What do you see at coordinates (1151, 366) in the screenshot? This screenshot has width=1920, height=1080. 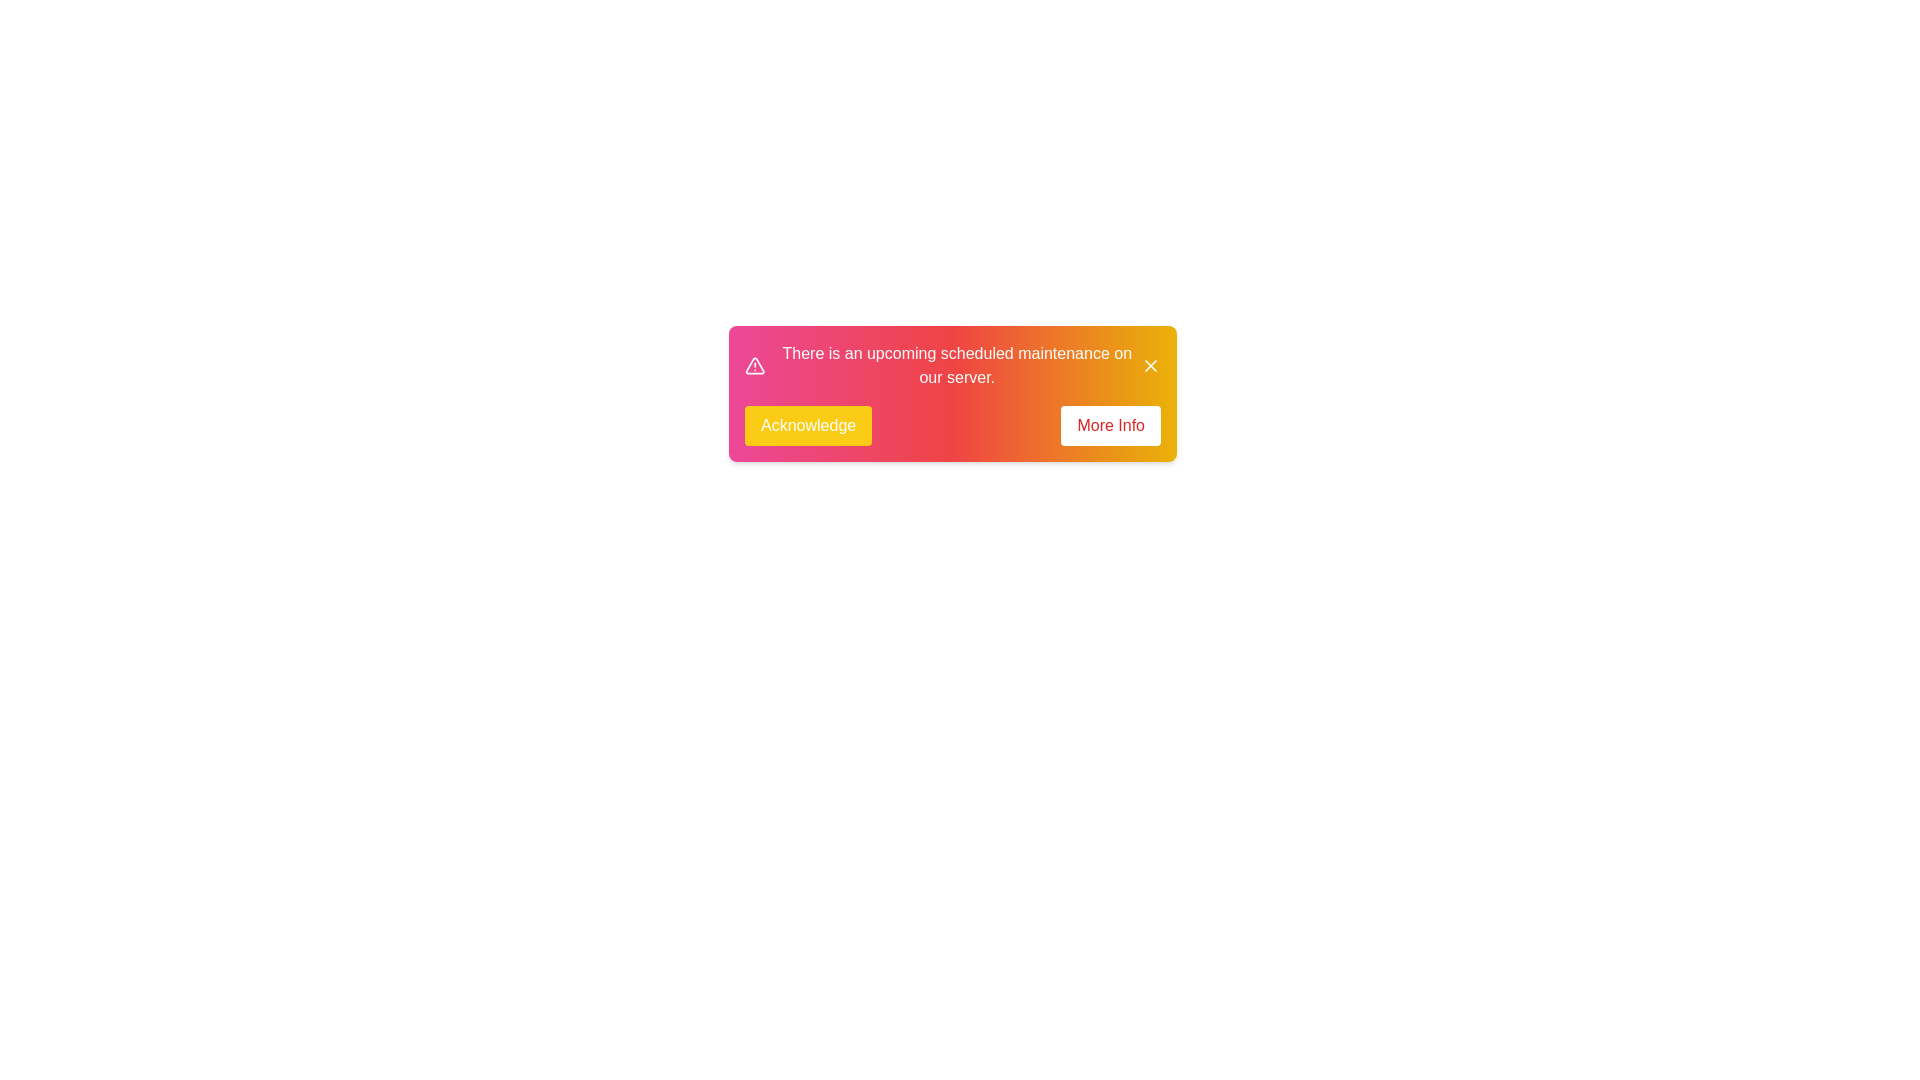 I see `the close button to dismiss the notification` at bounding box center [1151, 366].